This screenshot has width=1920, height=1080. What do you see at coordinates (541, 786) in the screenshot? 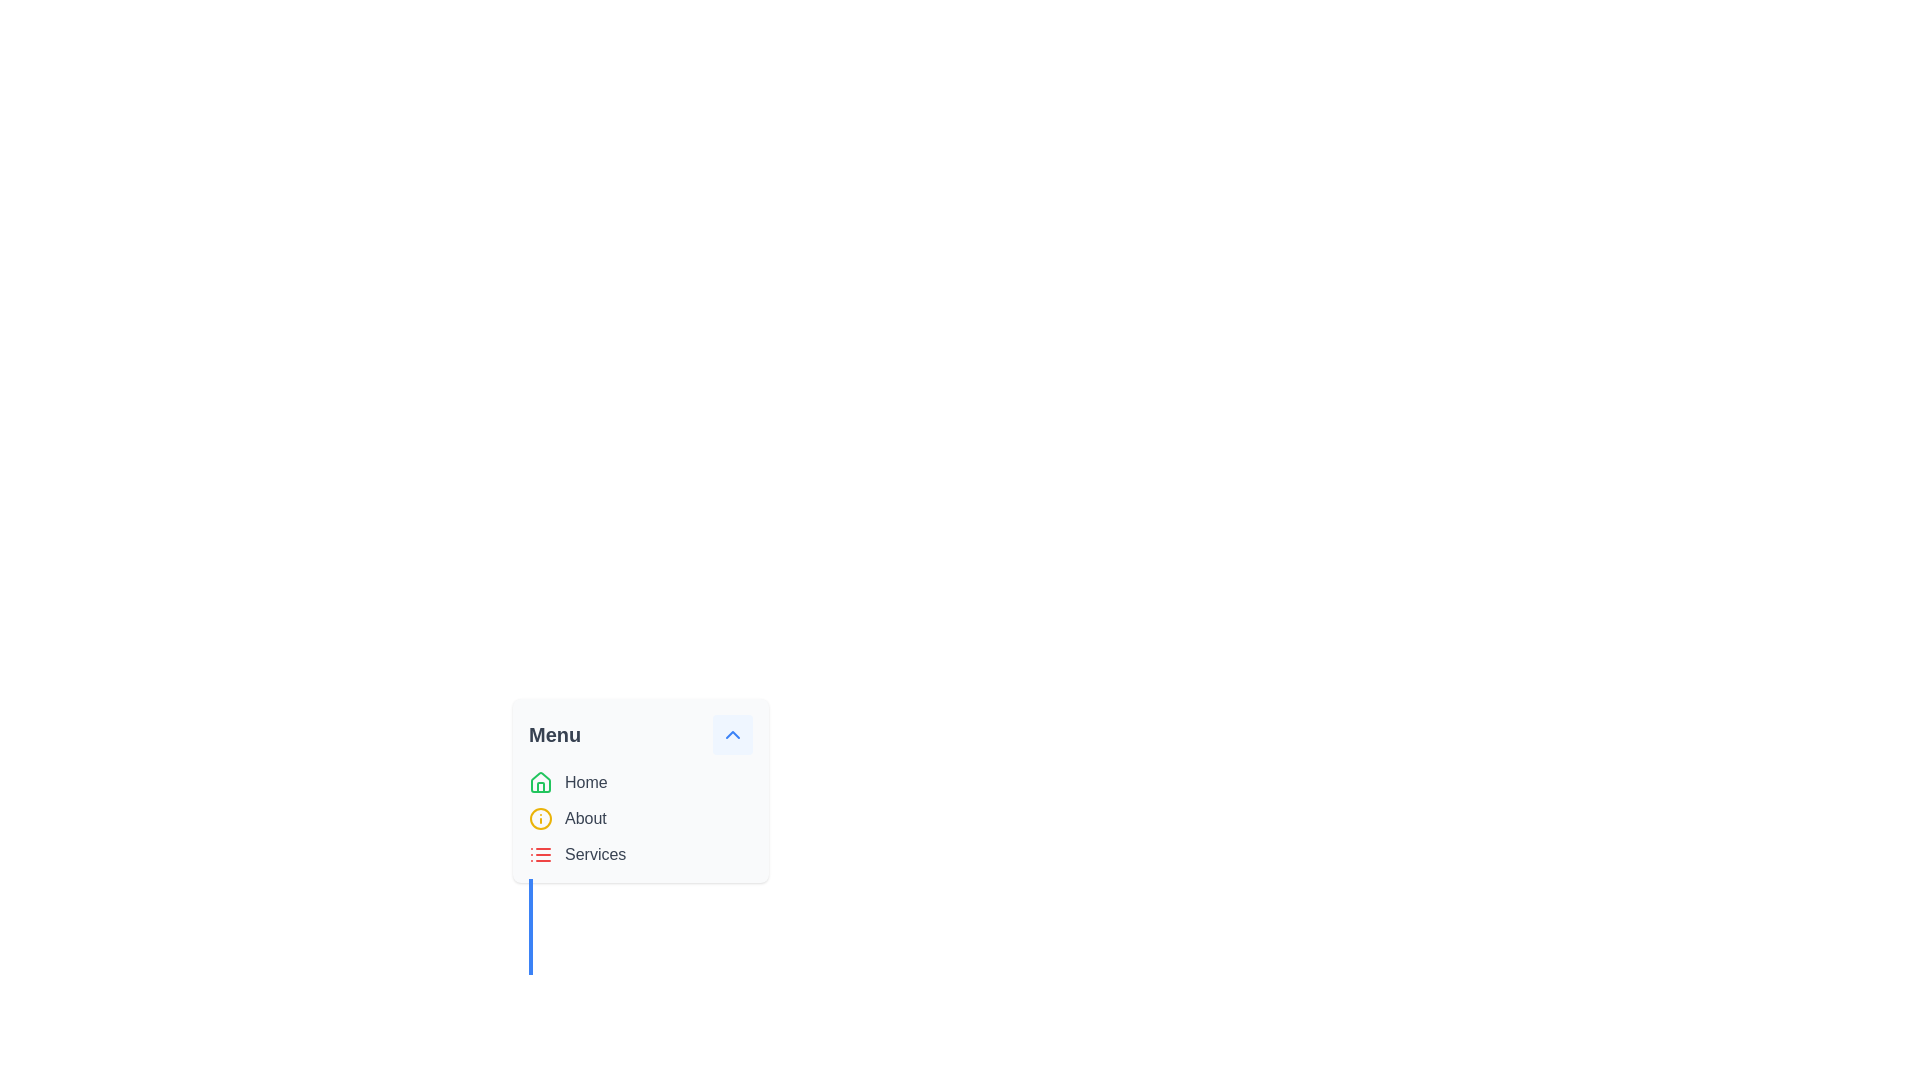
I see `the house icon representing the 'Home' menu item, located in the top-left corner of the menu interface` at bounding box center [541, 786].